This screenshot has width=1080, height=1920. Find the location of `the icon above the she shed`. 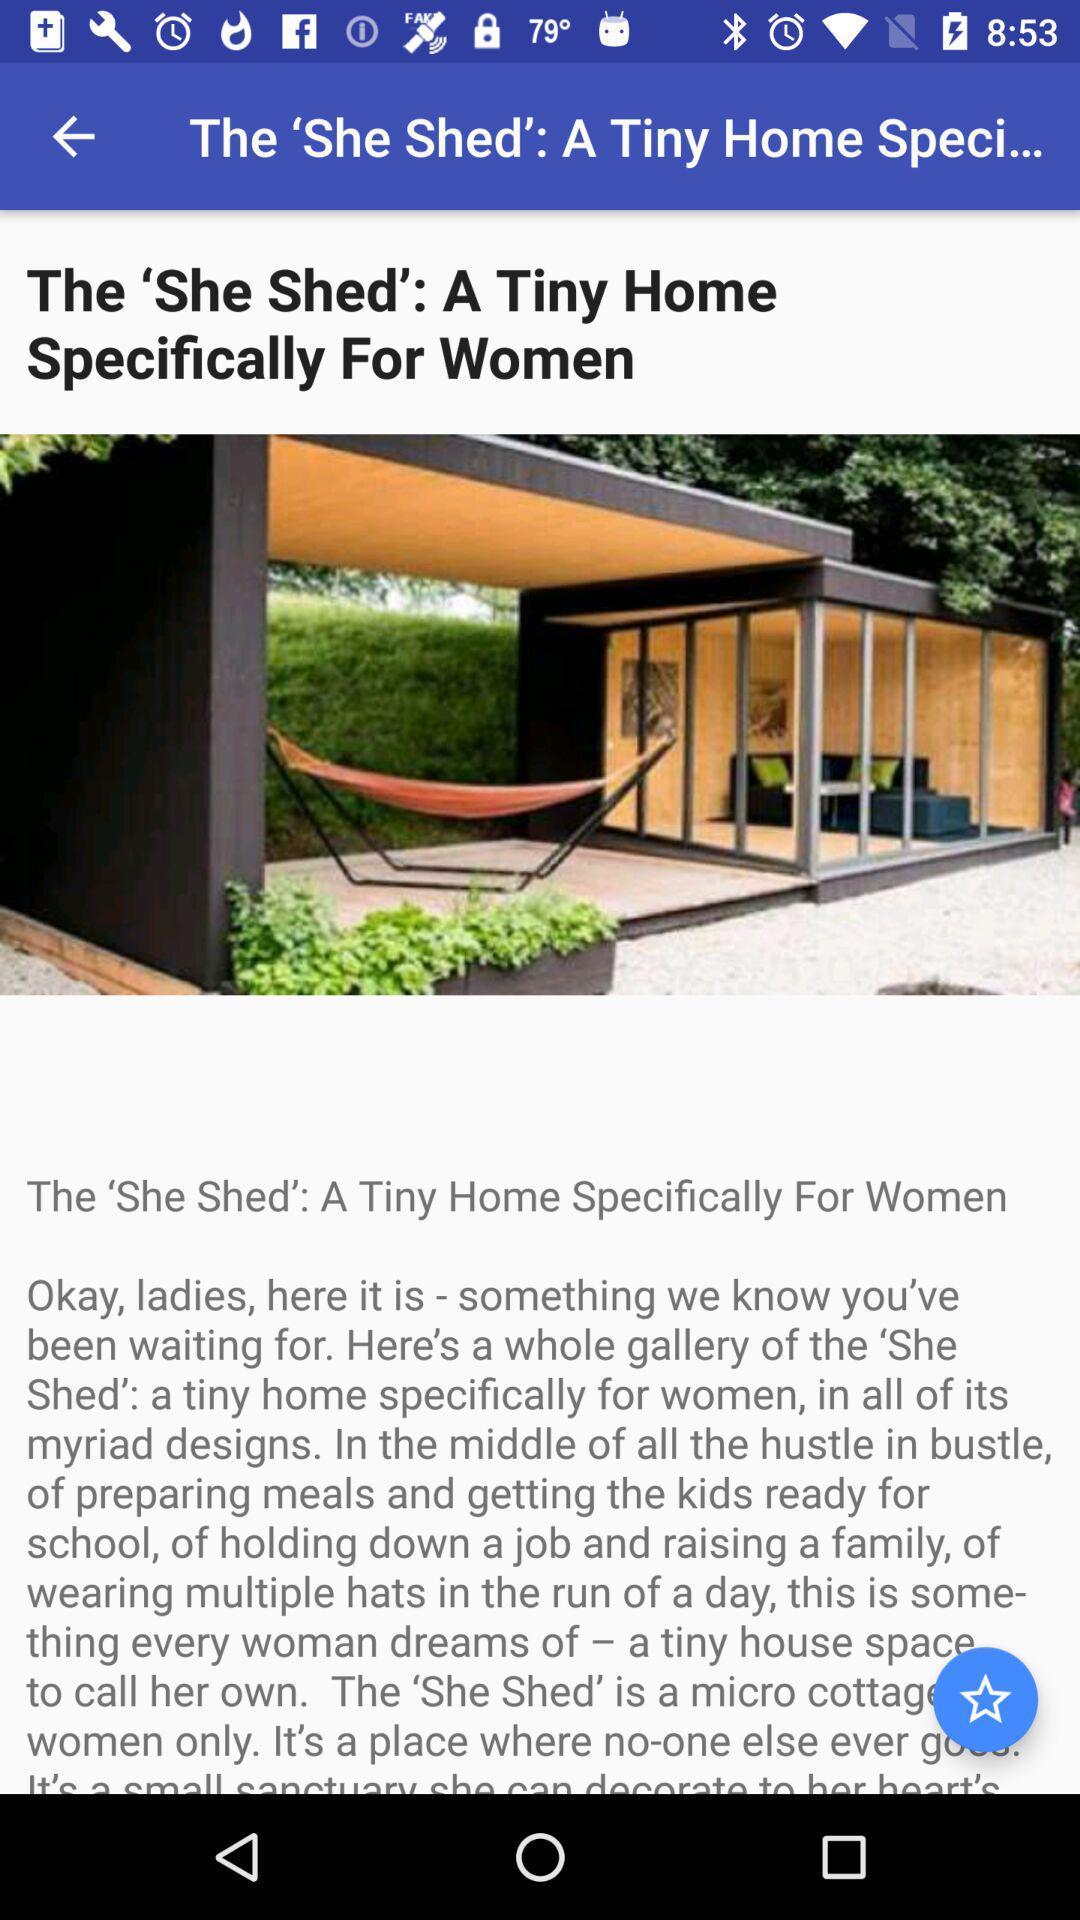

the icon above the she shed is located at coordinates (72, 135).